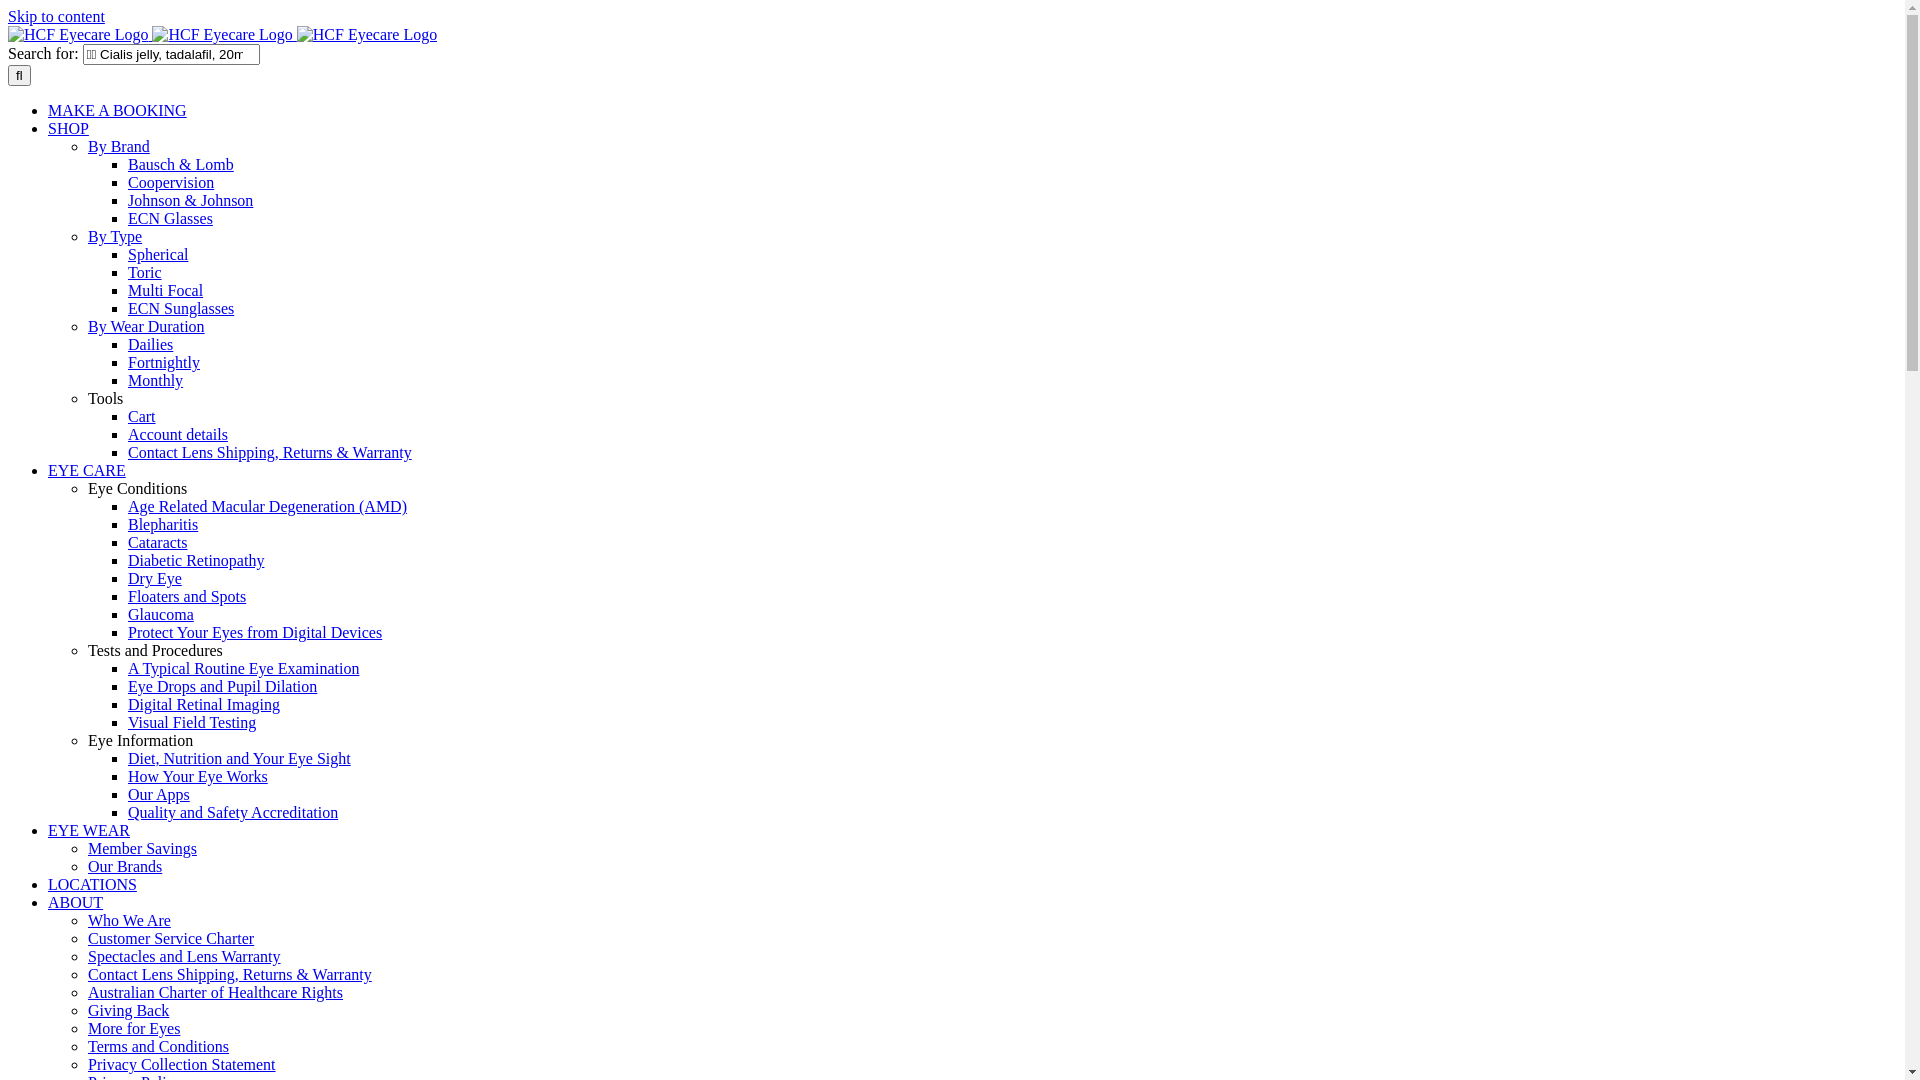 The image size is (1920, 1080). What do you see at coordinates (157, 1045) in the screenshot?
I see `'Terms and Conditions'` at bounding box center [157, 1045].